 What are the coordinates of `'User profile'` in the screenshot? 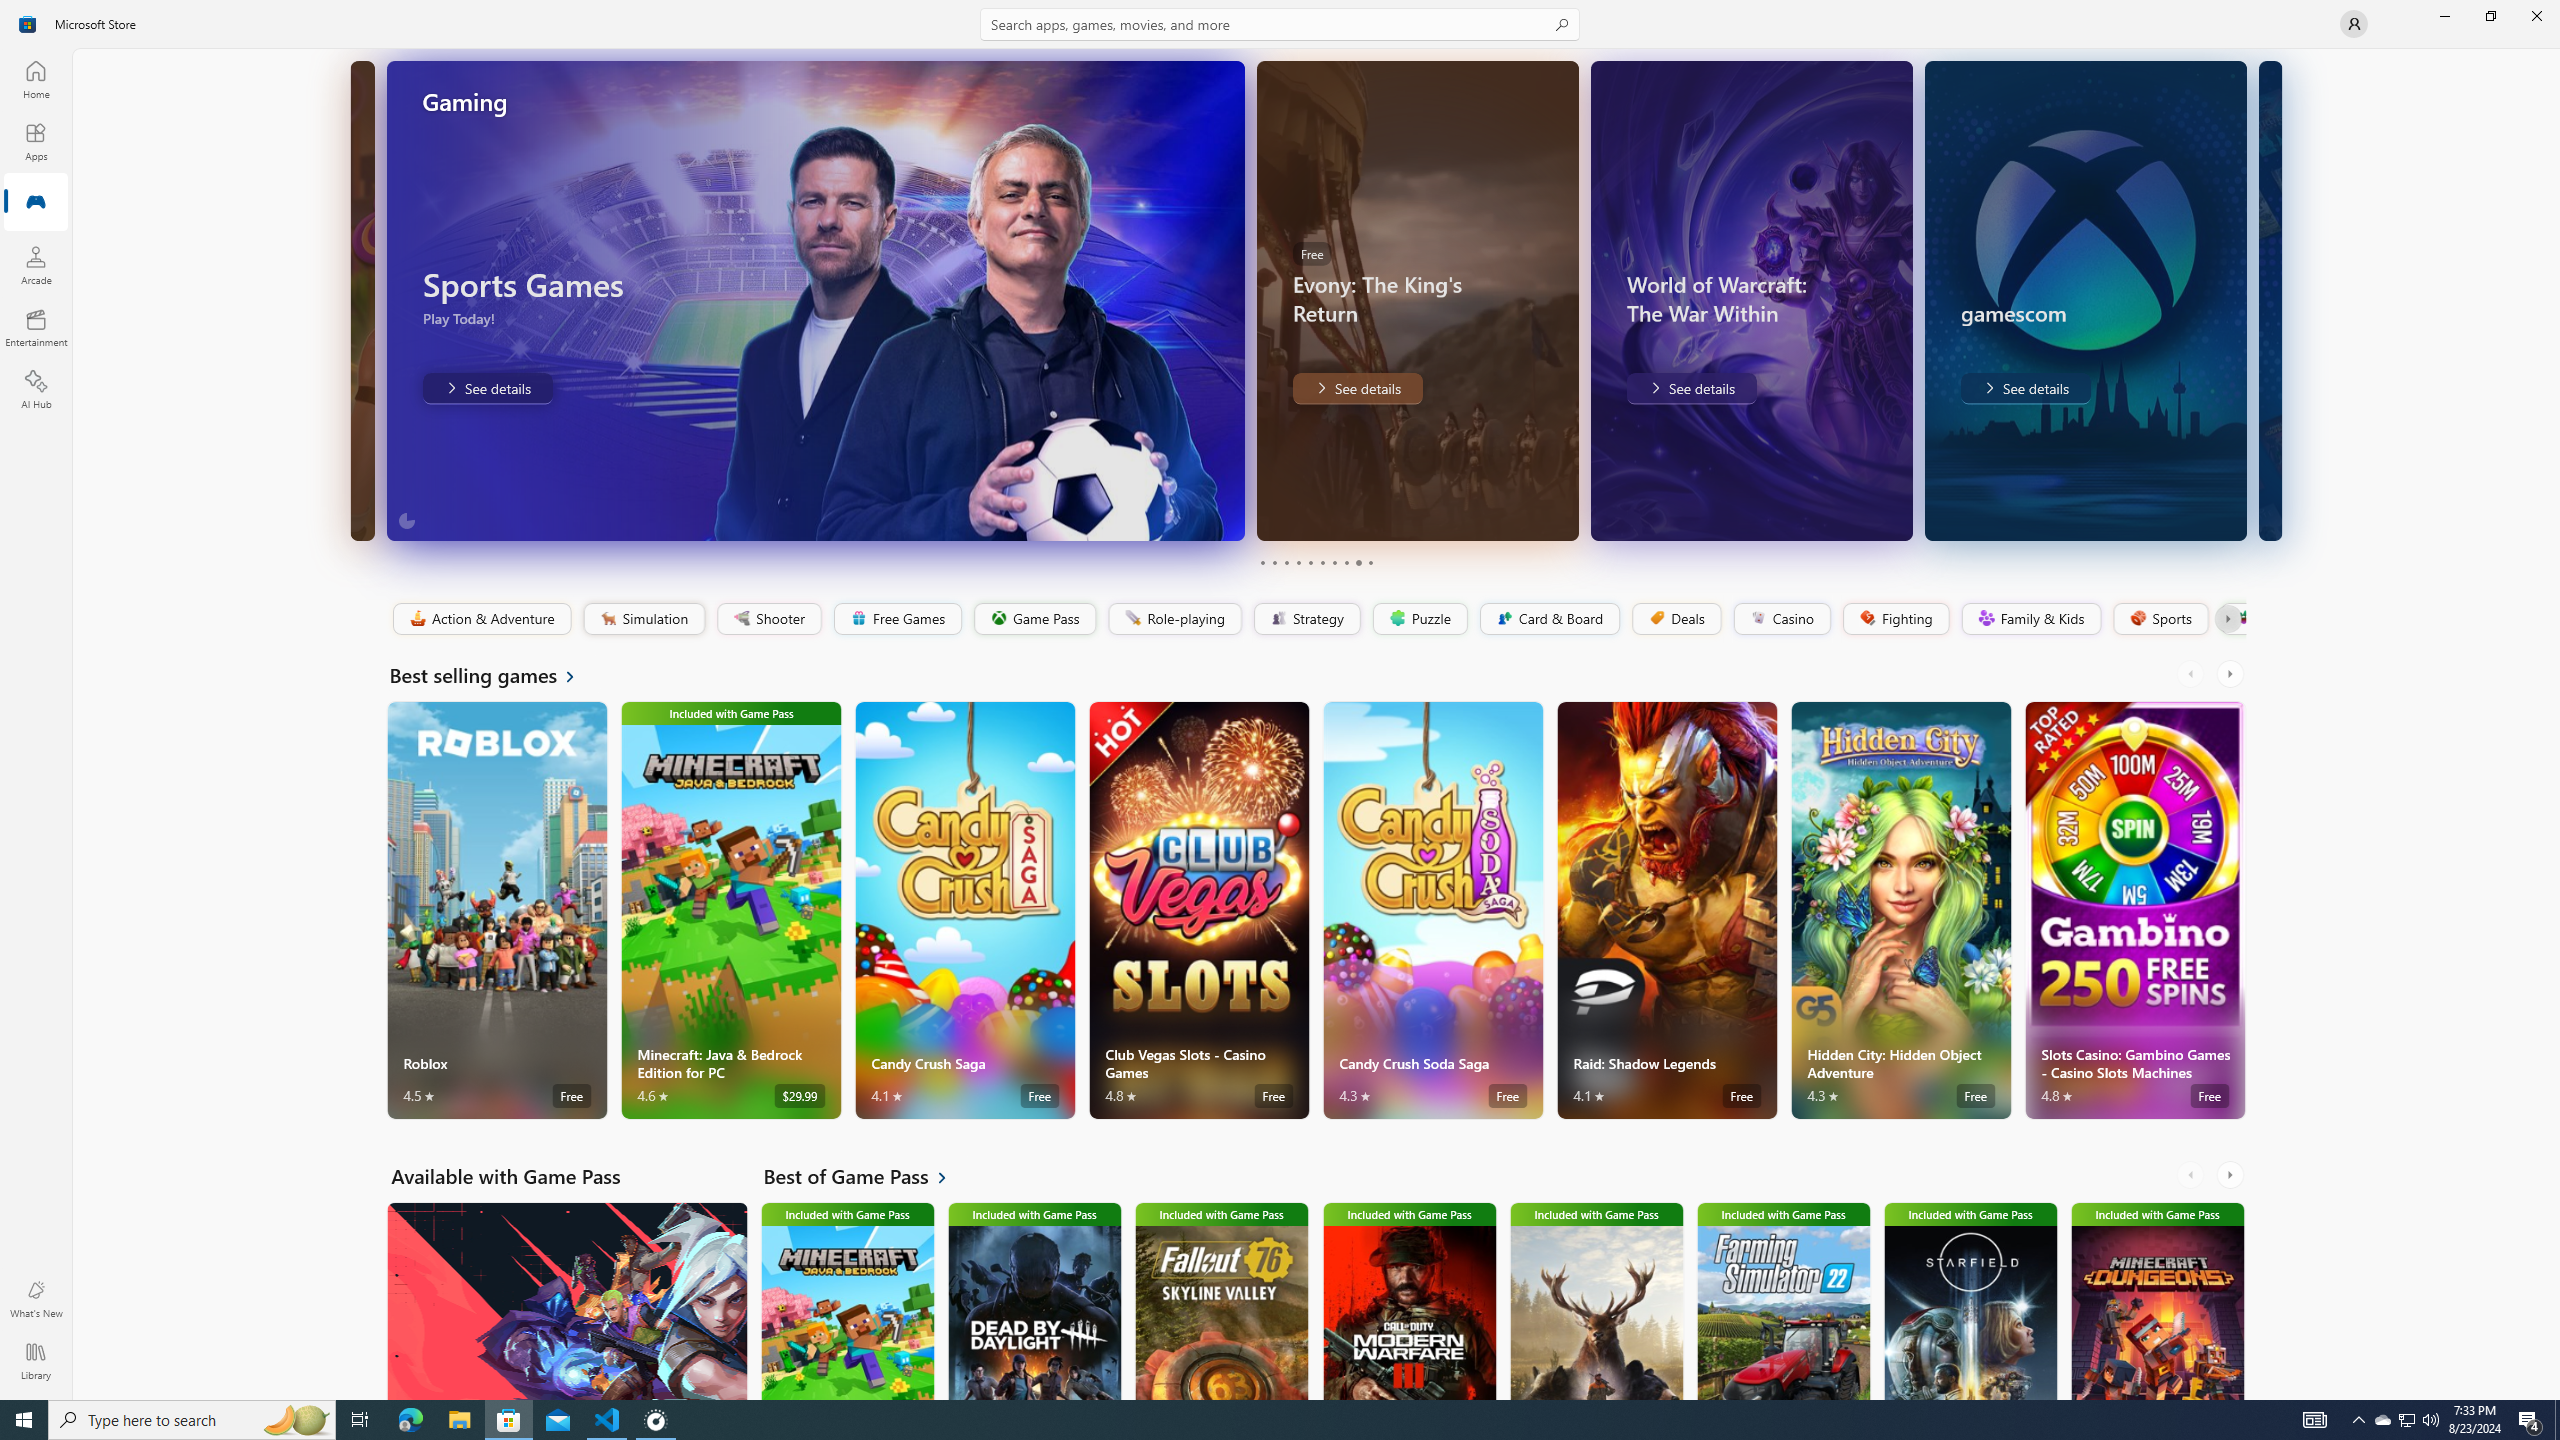 It's located at (2352, 22).